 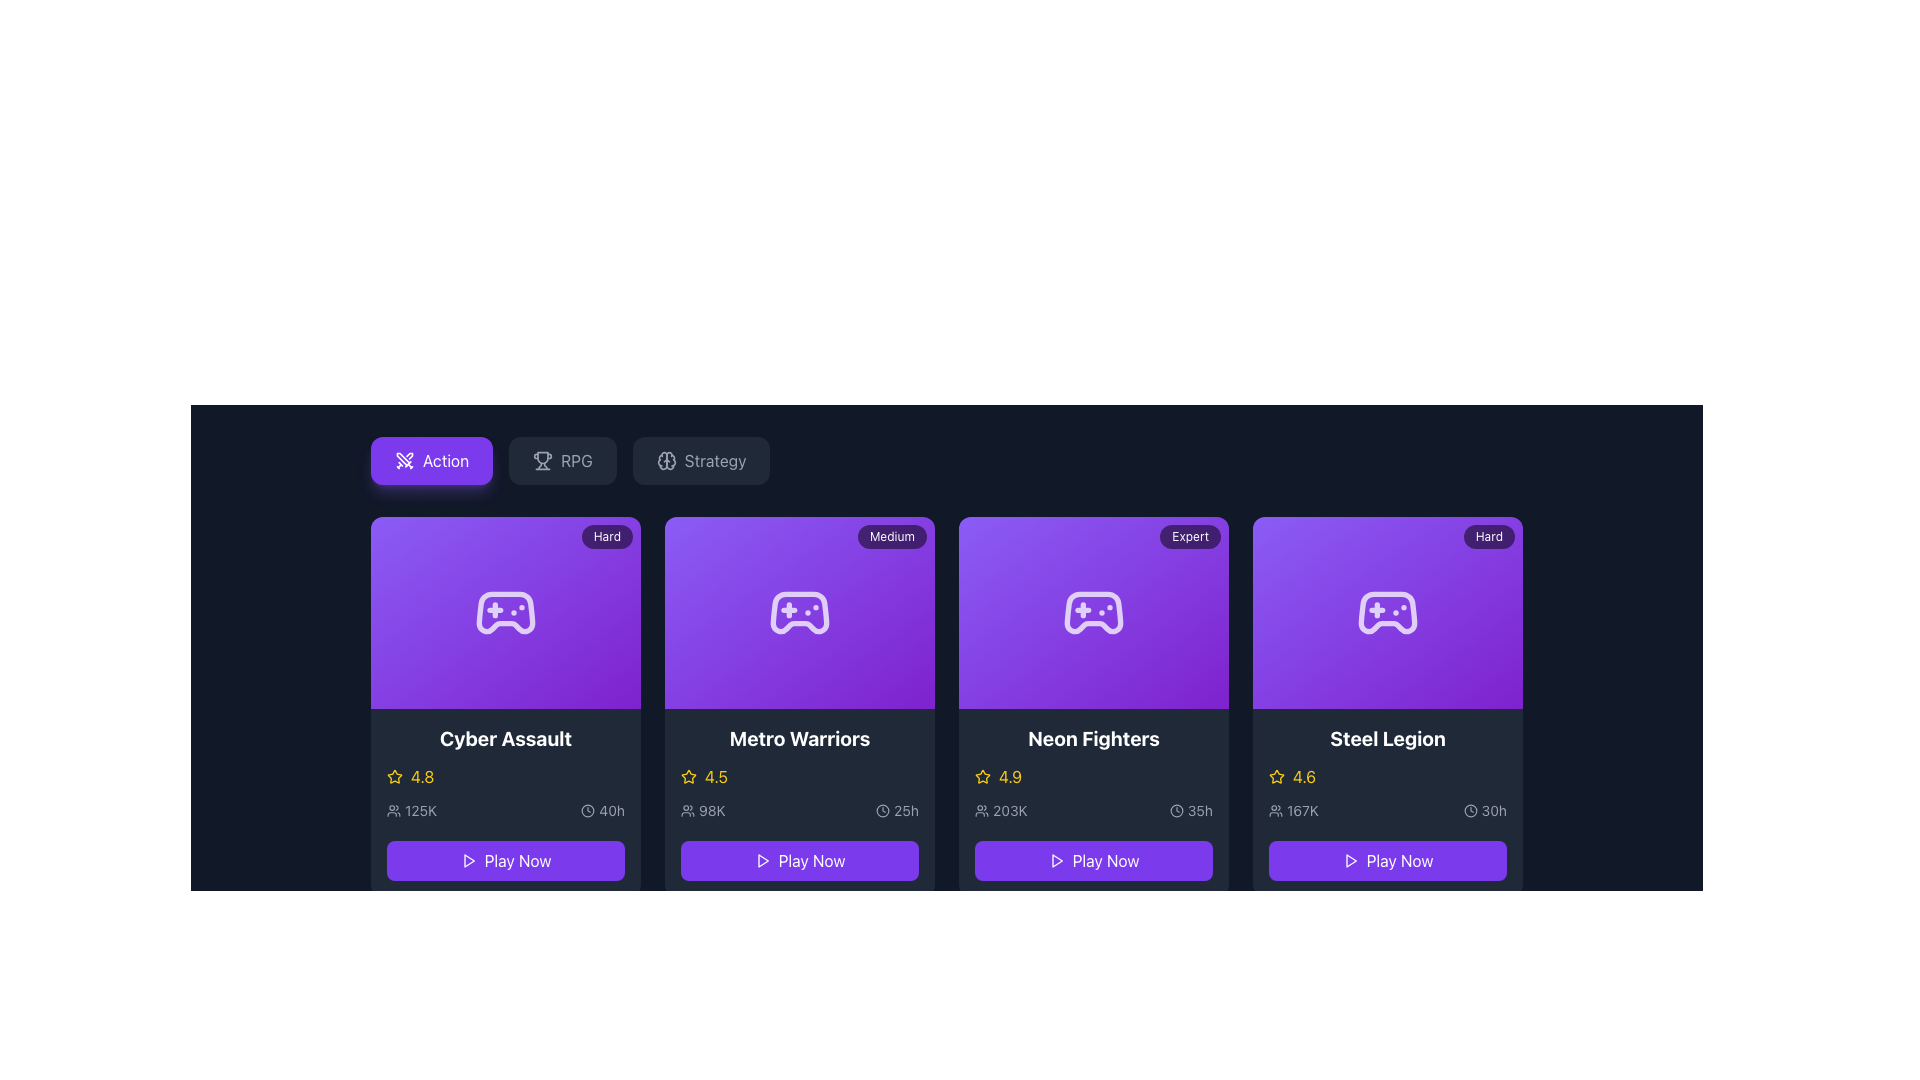 What do you see at coordinates (1399, 859) in the screenshot?
I see `the 'Play Now' text within the button at the bottom-center of the 'Steel Legion' game card for visual feedback` at bounding box center [1399, 859].